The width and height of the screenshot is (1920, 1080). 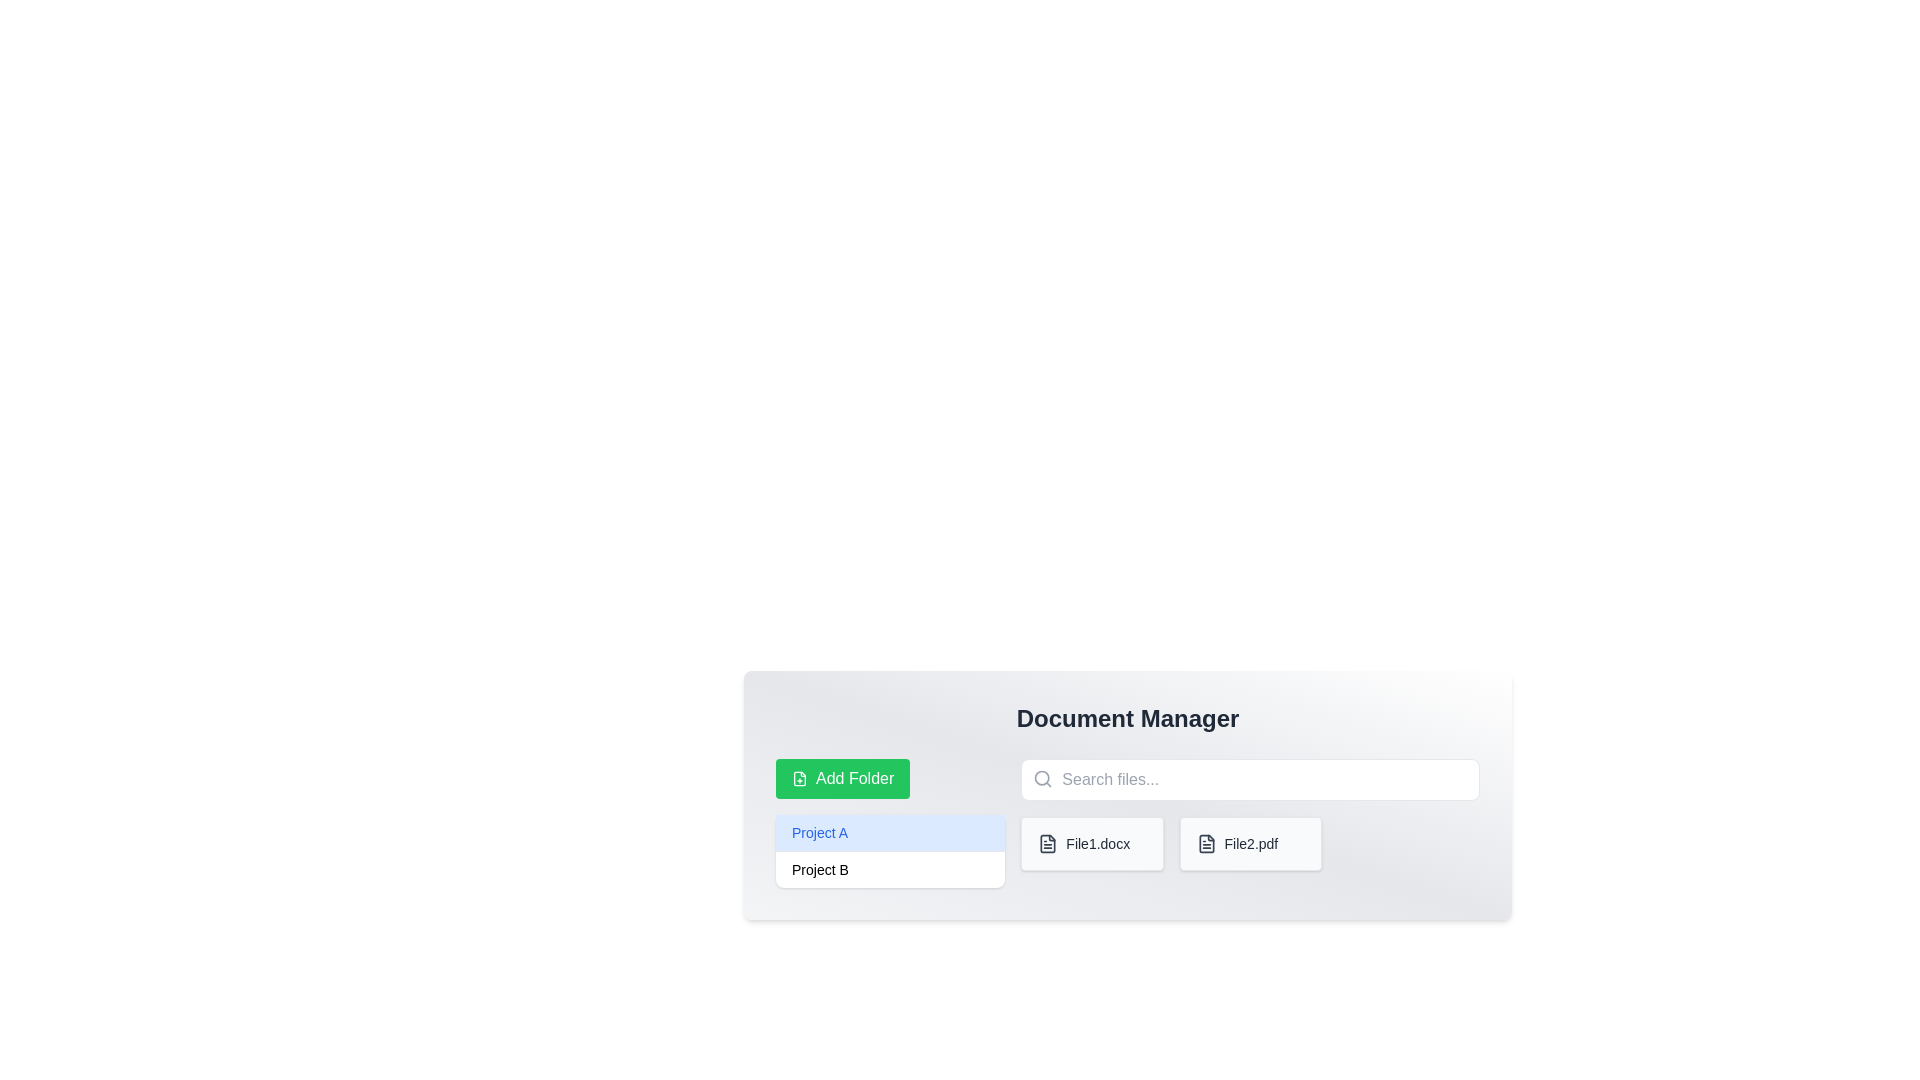 I want to click on the folder addition icon located to the far left inside the green 'Add Folder' button in the upper-left region of the interface, so click(x=800, y=778).